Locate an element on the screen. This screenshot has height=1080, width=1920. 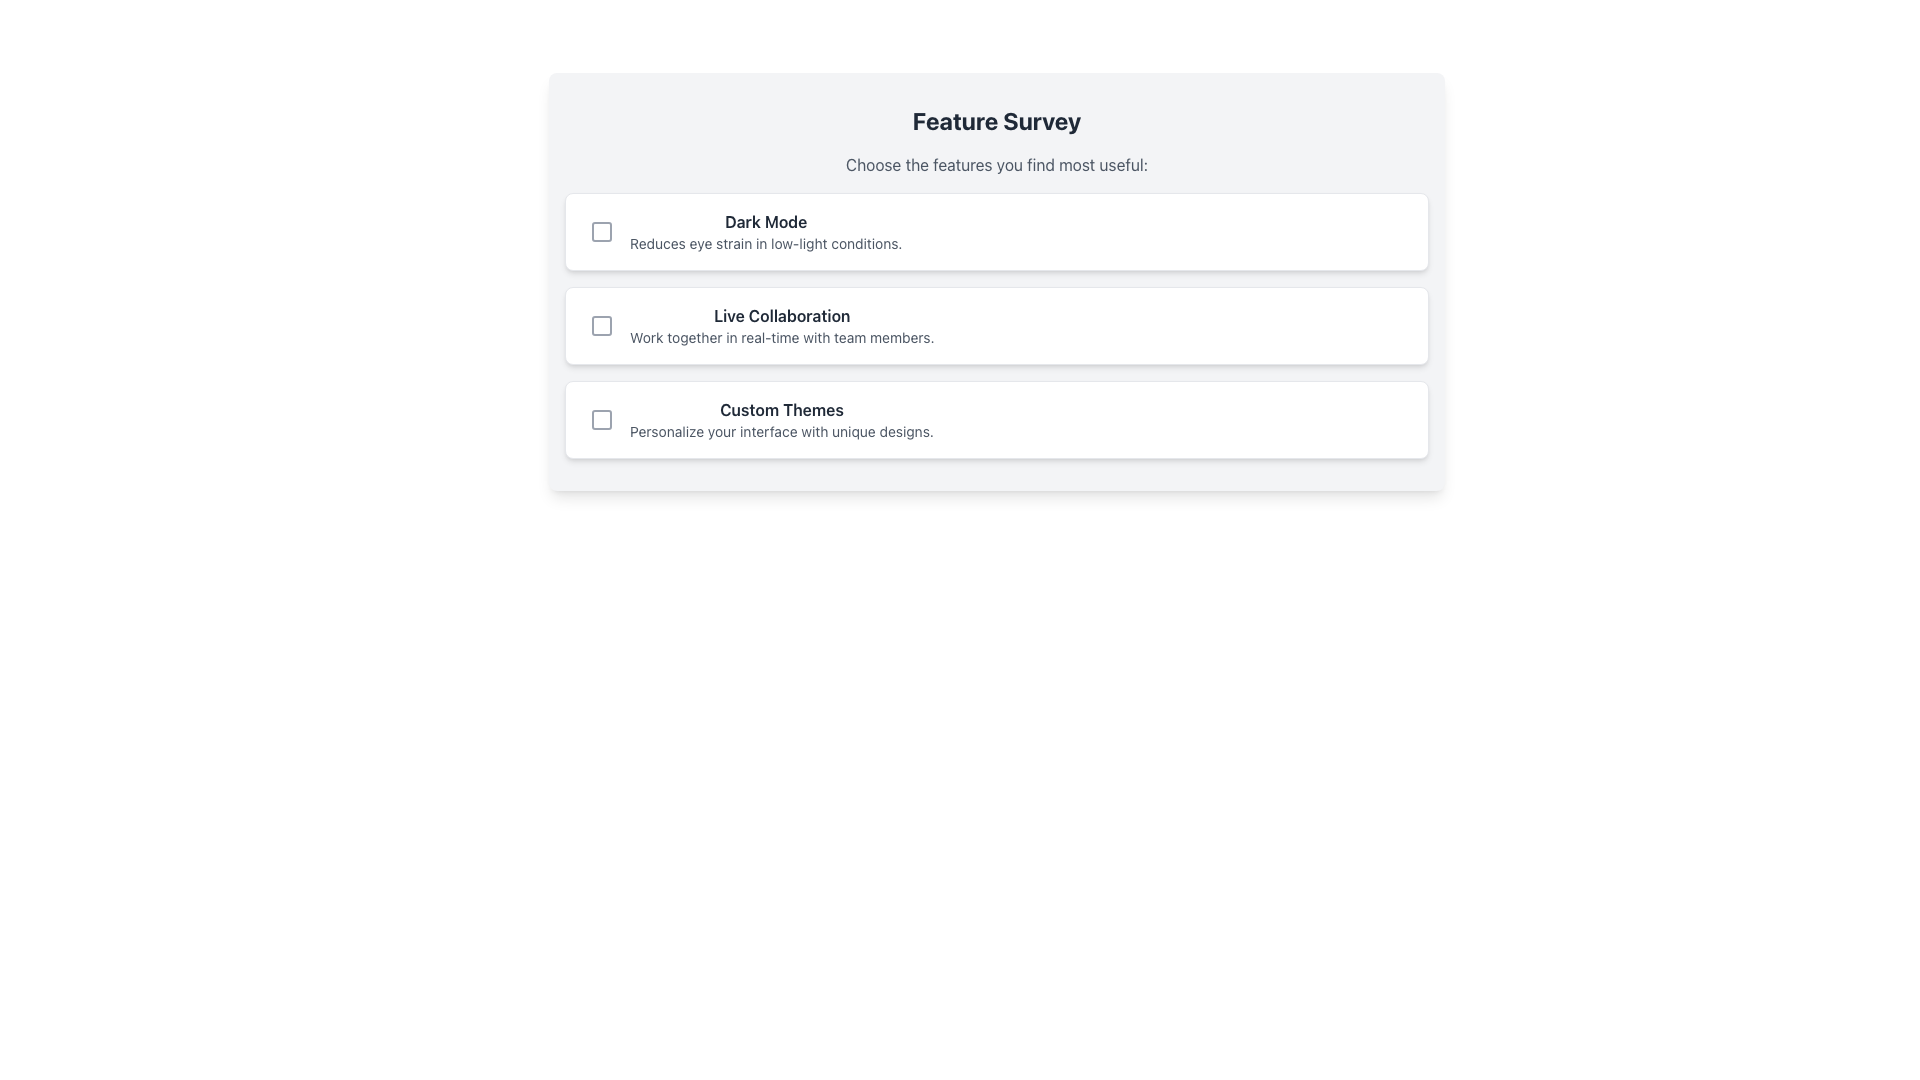
the header text element that serves as the title for the survey section, which is positioned above the instructions text is located at coordinates (997, 120).